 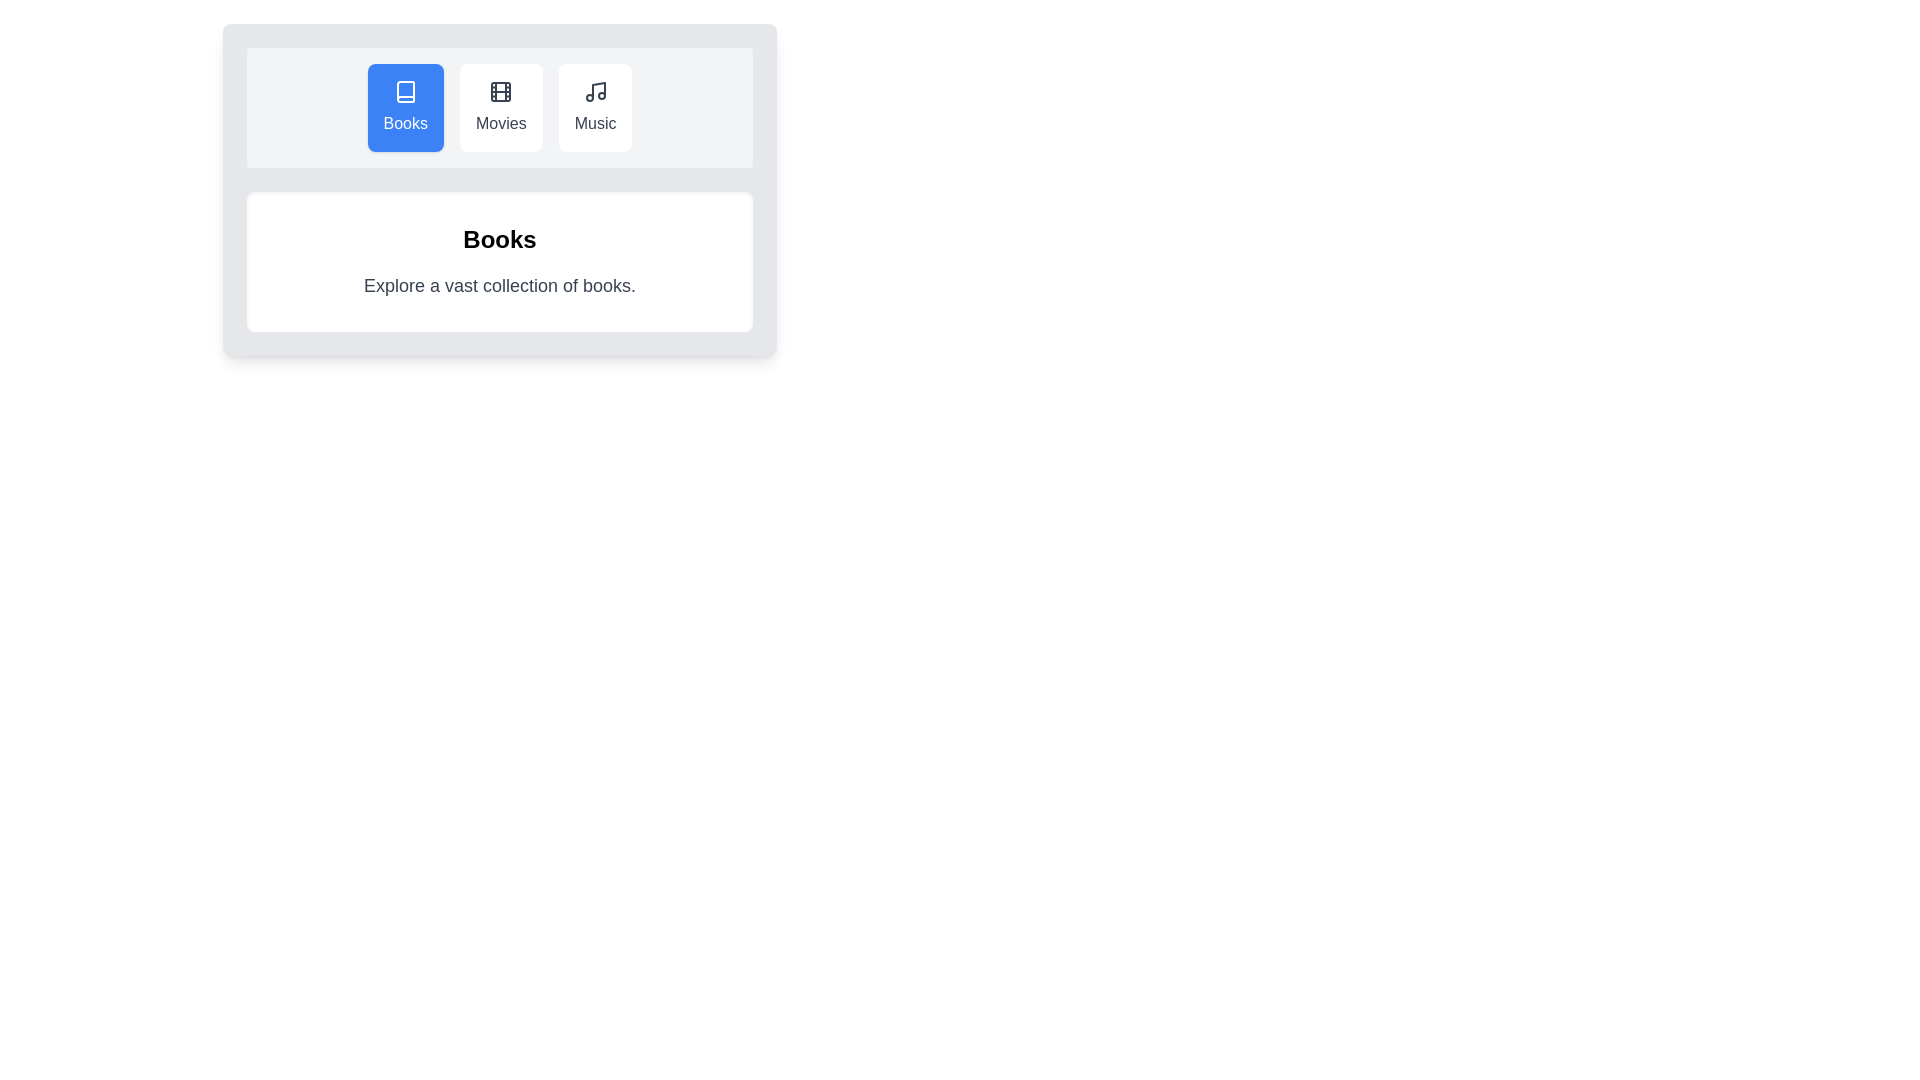 I want to click on the Books tab, so click(x=404, y=108).